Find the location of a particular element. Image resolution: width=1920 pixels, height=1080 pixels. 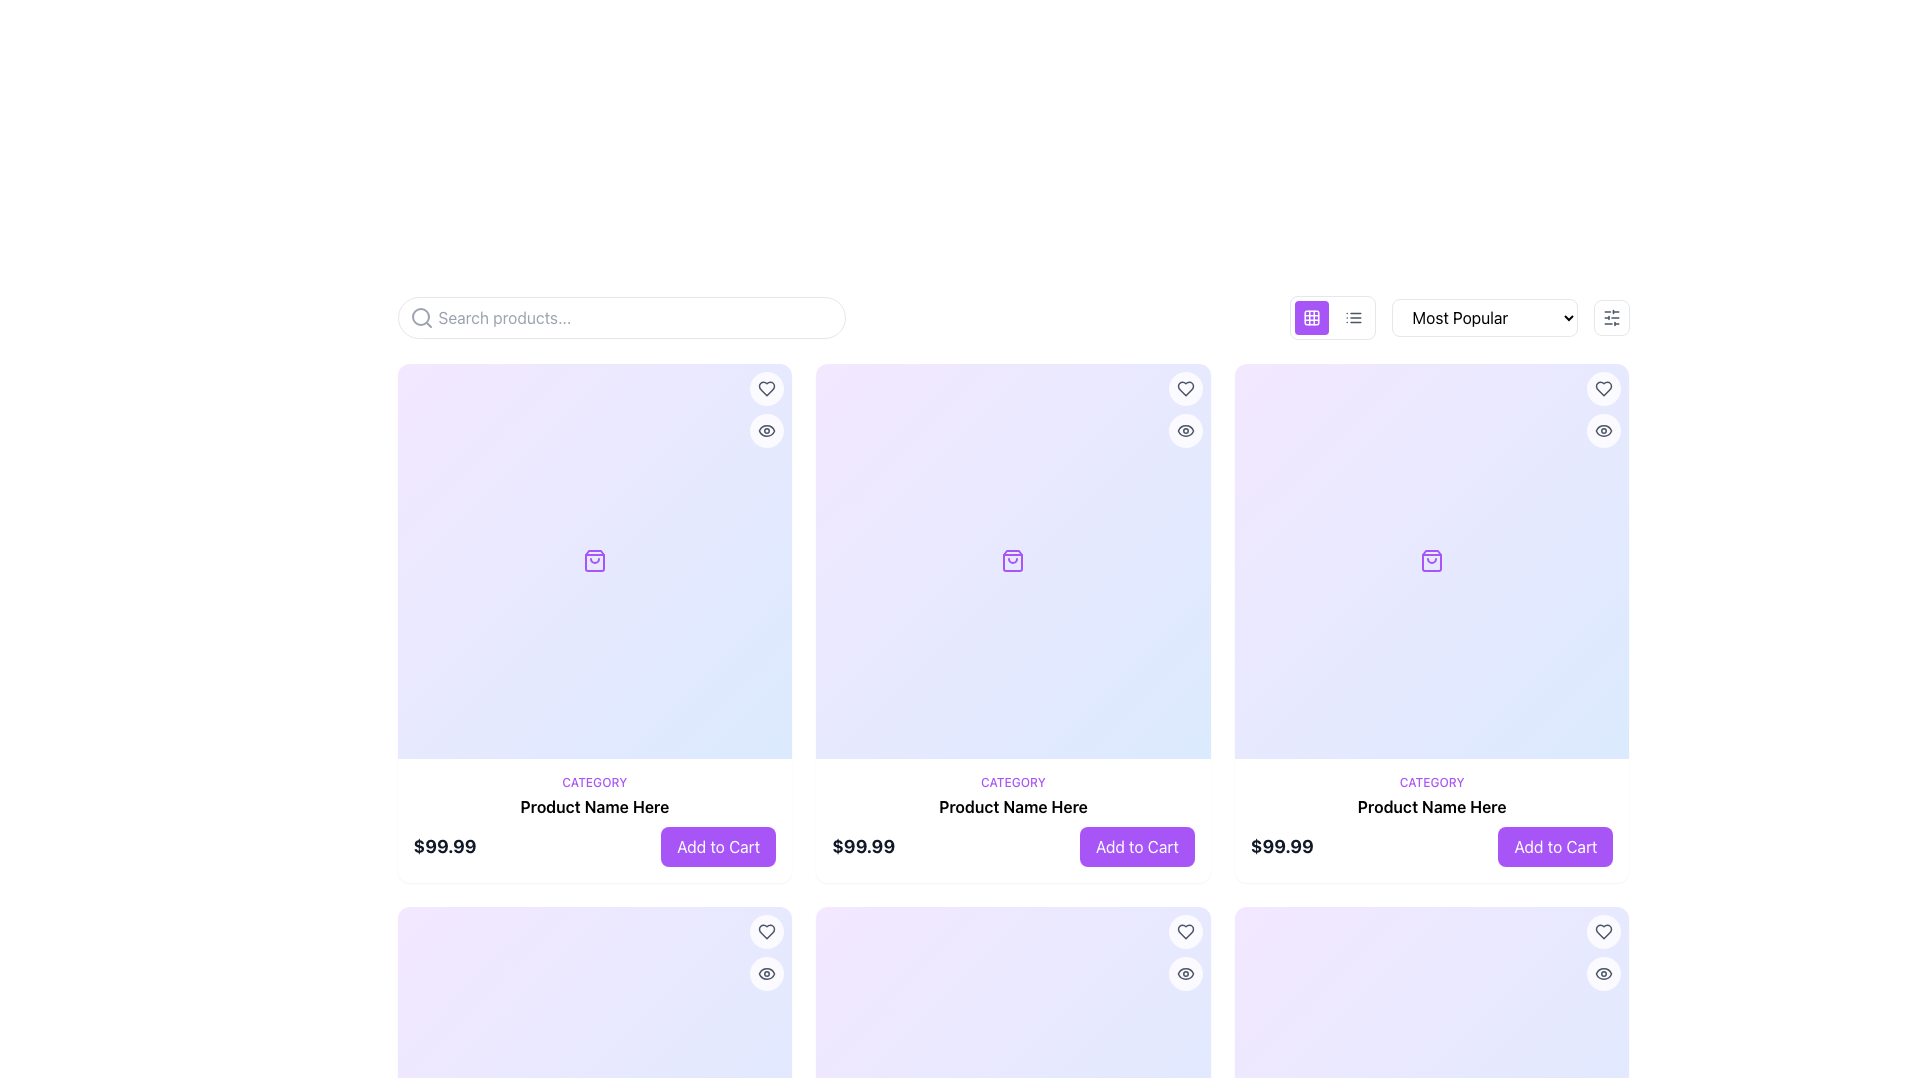

the 'view details' button located in the top-right corner of the card component to trigger visual feedback is located at coordinates (766, 430).